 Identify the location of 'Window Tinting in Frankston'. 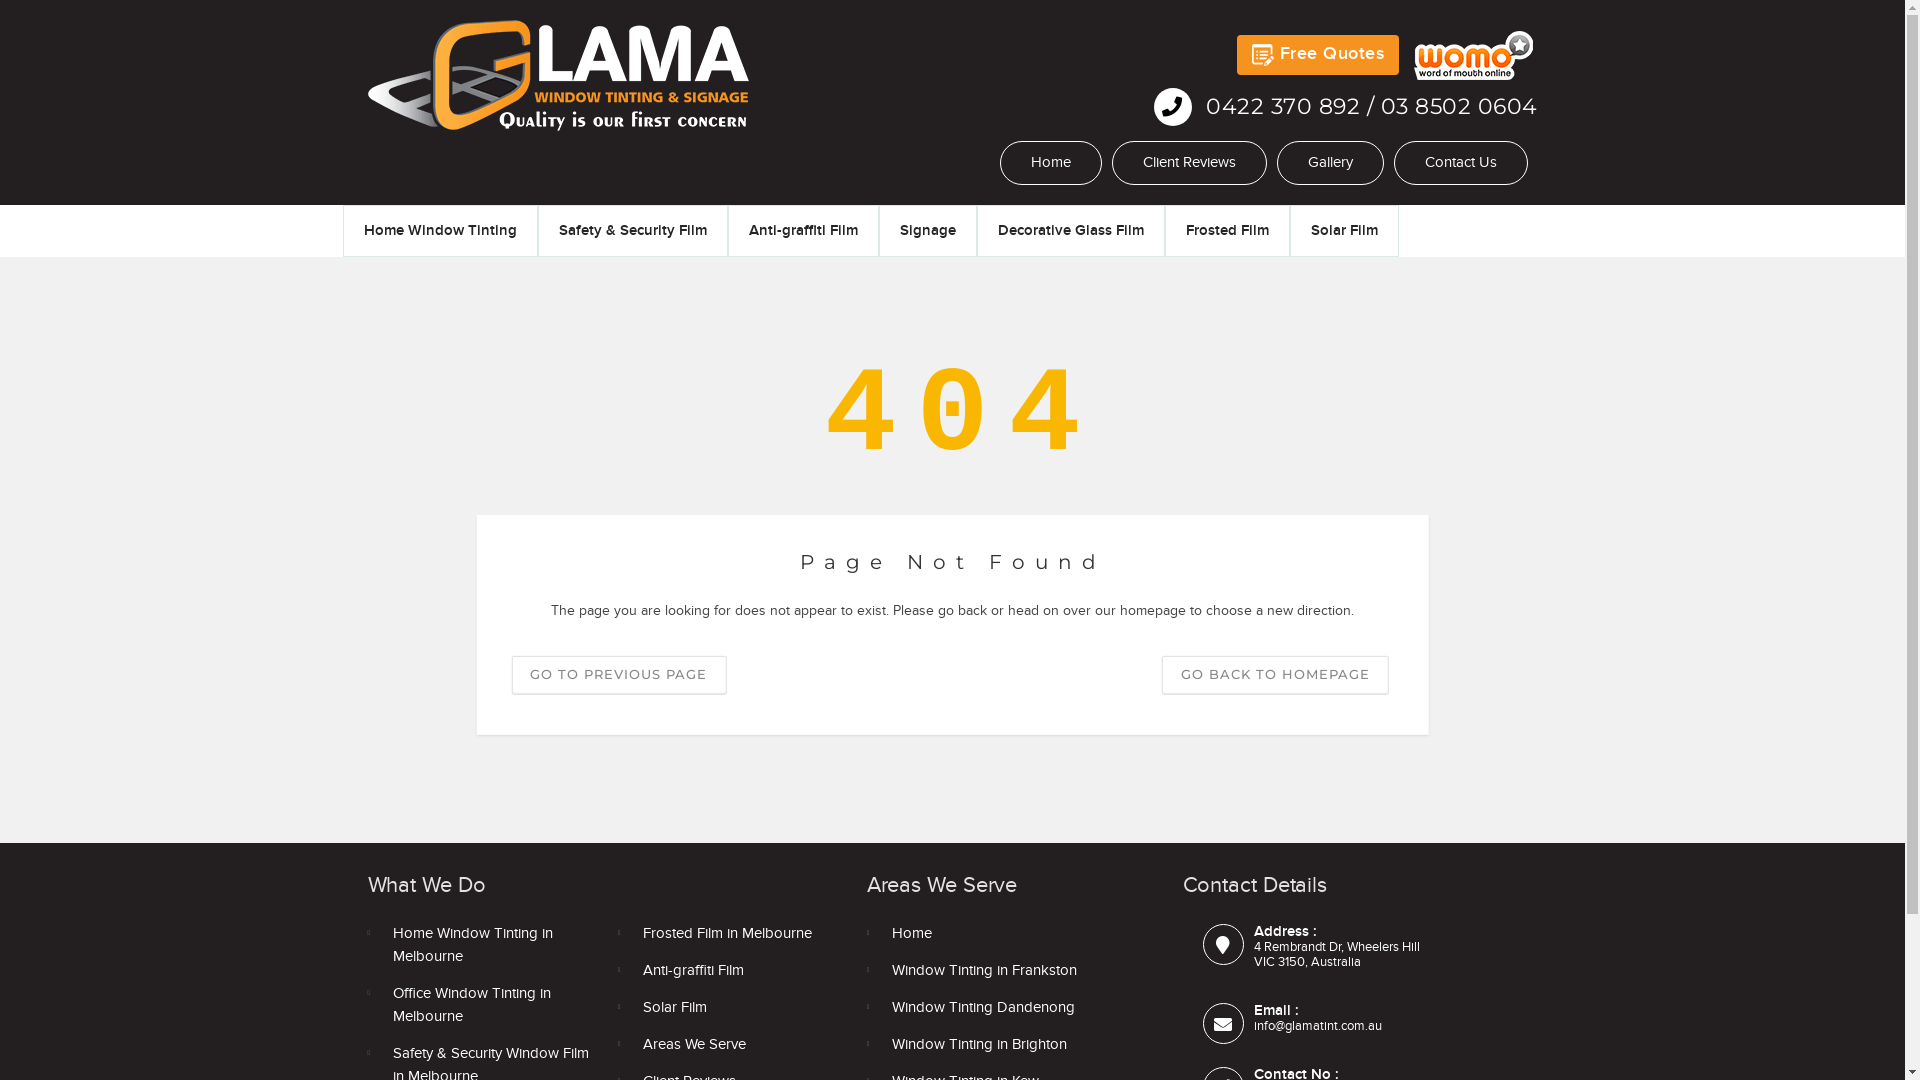
(1001, 971).